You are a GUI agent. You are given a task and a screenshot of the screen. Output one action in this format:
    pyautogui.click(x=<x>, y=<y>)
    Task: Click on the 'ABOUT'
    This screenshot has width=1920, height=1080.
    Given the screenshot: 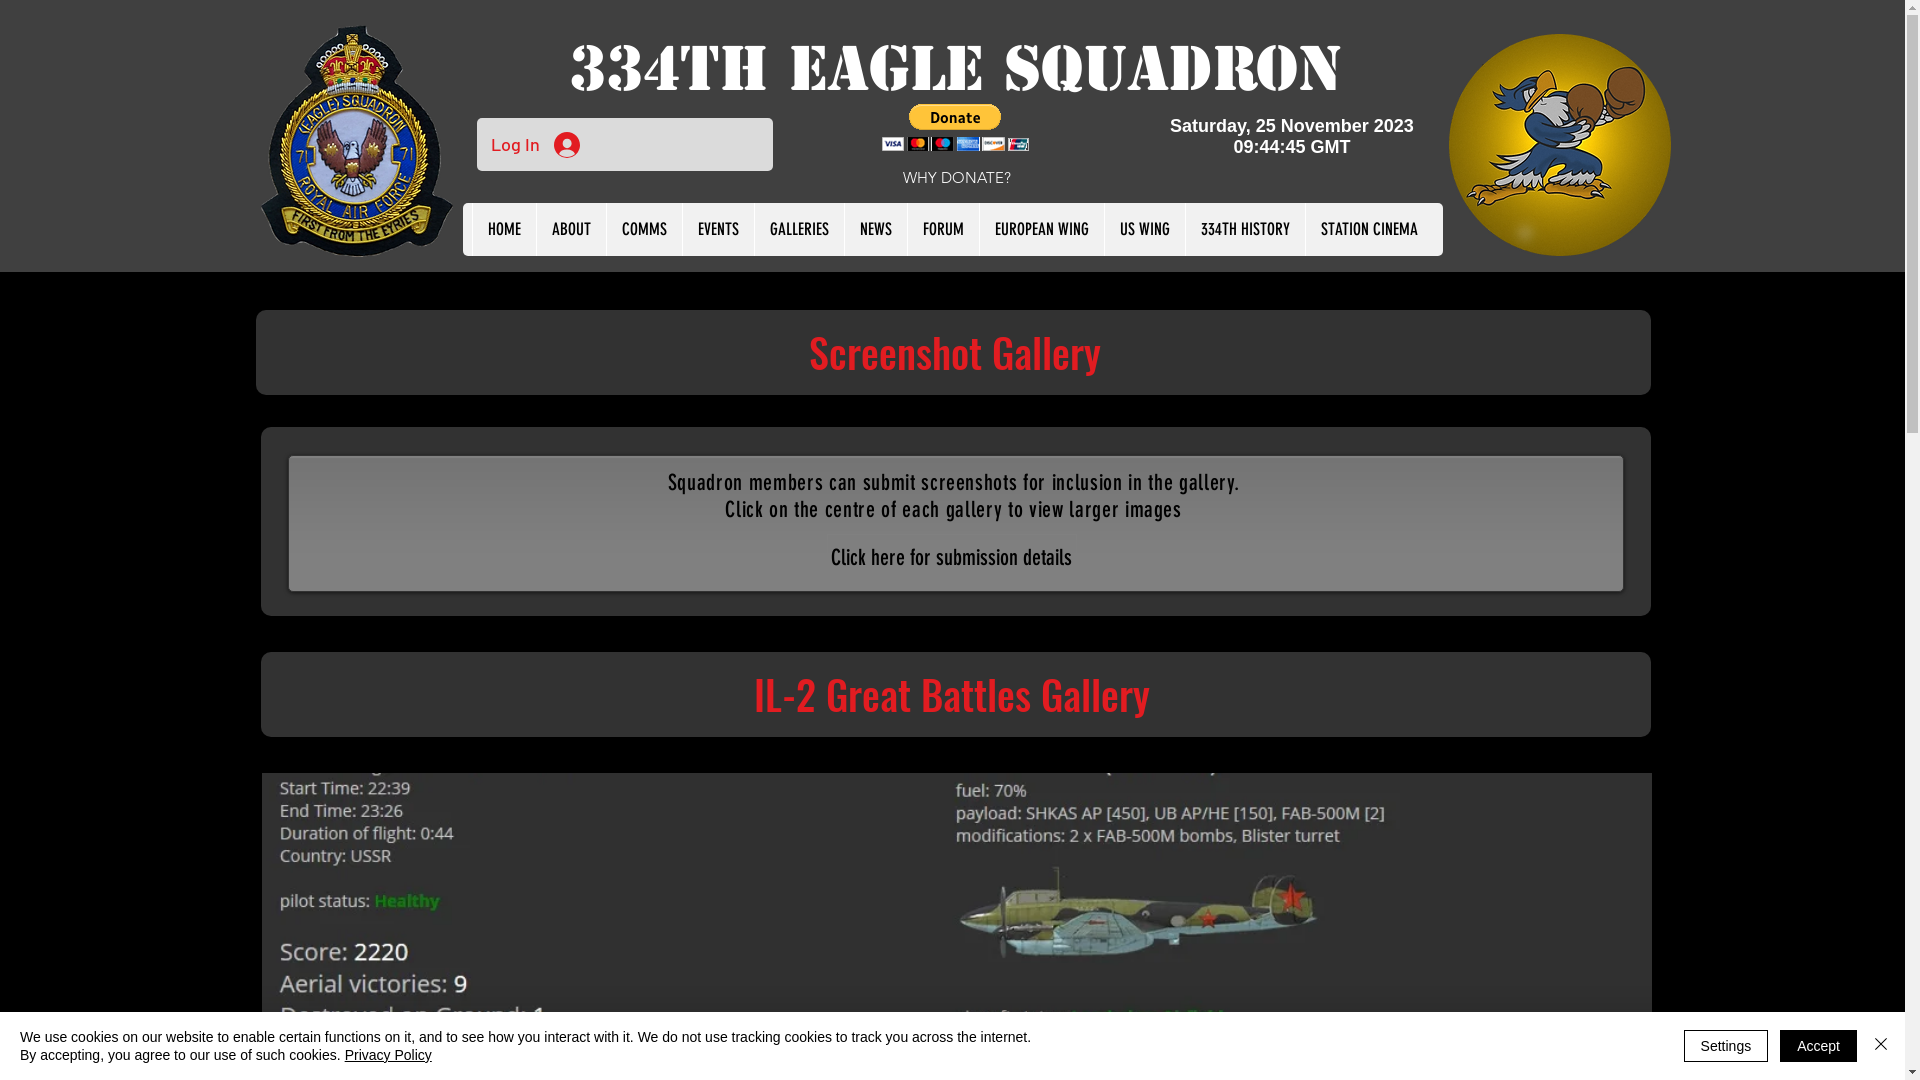 What is the action you would take?
    pyautogui.click(x=570, y=228)
    